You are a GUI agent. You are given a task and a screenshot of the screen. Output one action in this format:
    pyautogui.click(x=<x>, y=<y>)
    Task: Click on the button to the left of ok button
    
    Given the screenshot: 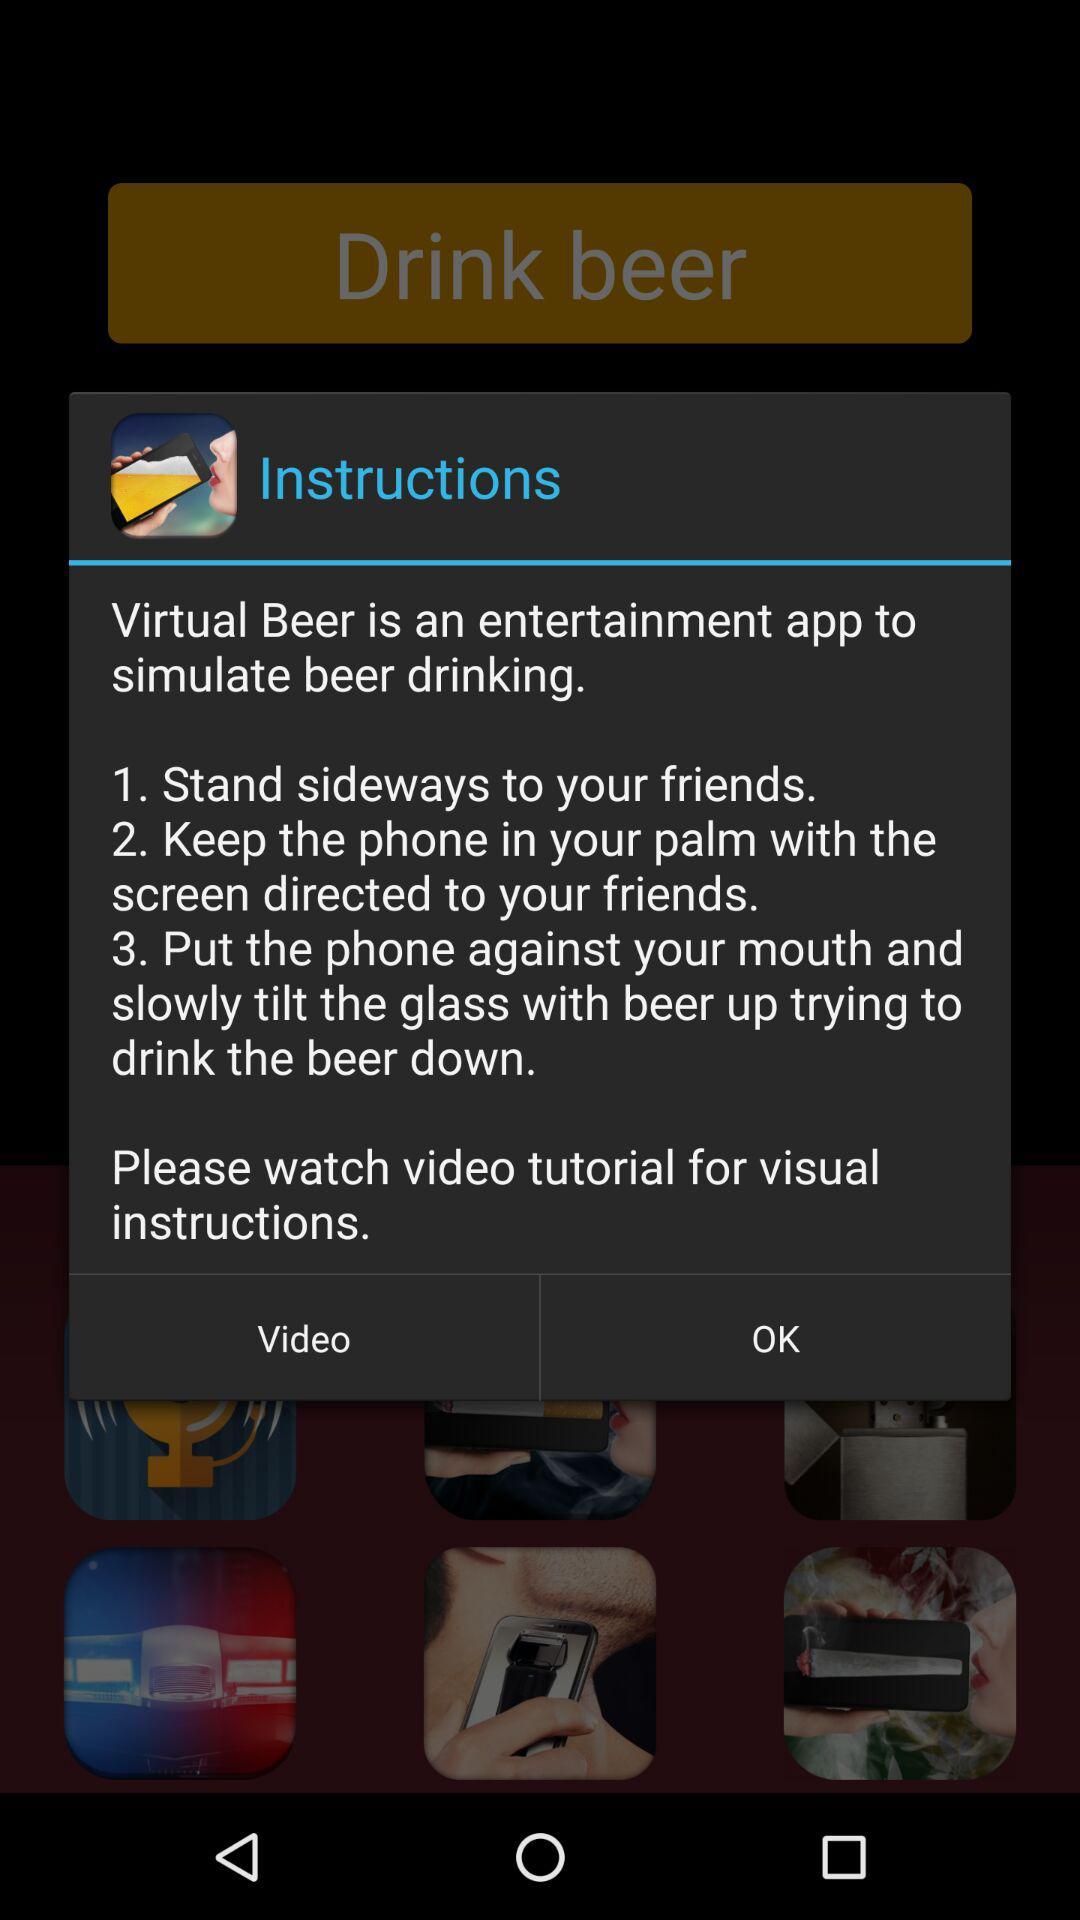 What is the action you would take?
    pyautogui.click(x=304, y=1338)
    